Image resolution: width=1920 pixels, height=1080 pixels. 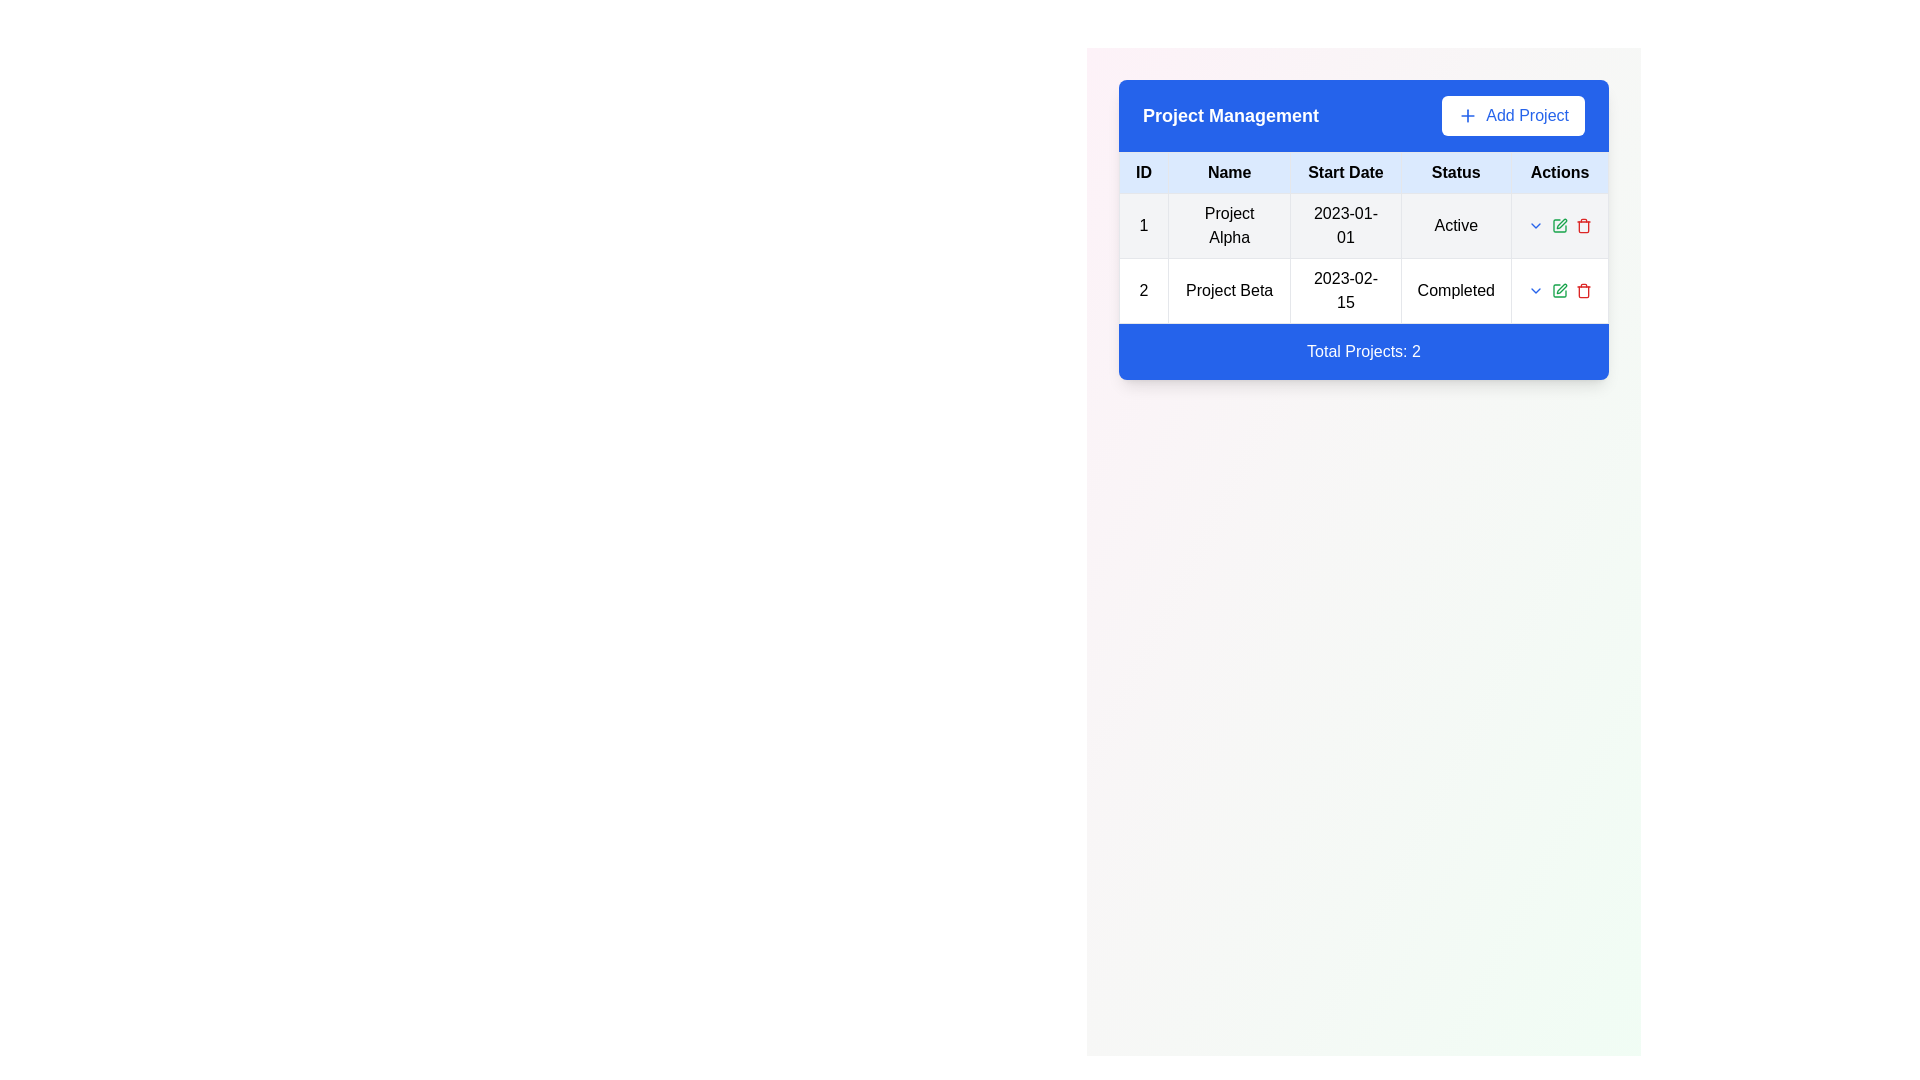 I want to click on the delete button located in the rightmost position of the 'Actions' column in the second row of the 'Project Management' table, so click(x=1583, y=225).